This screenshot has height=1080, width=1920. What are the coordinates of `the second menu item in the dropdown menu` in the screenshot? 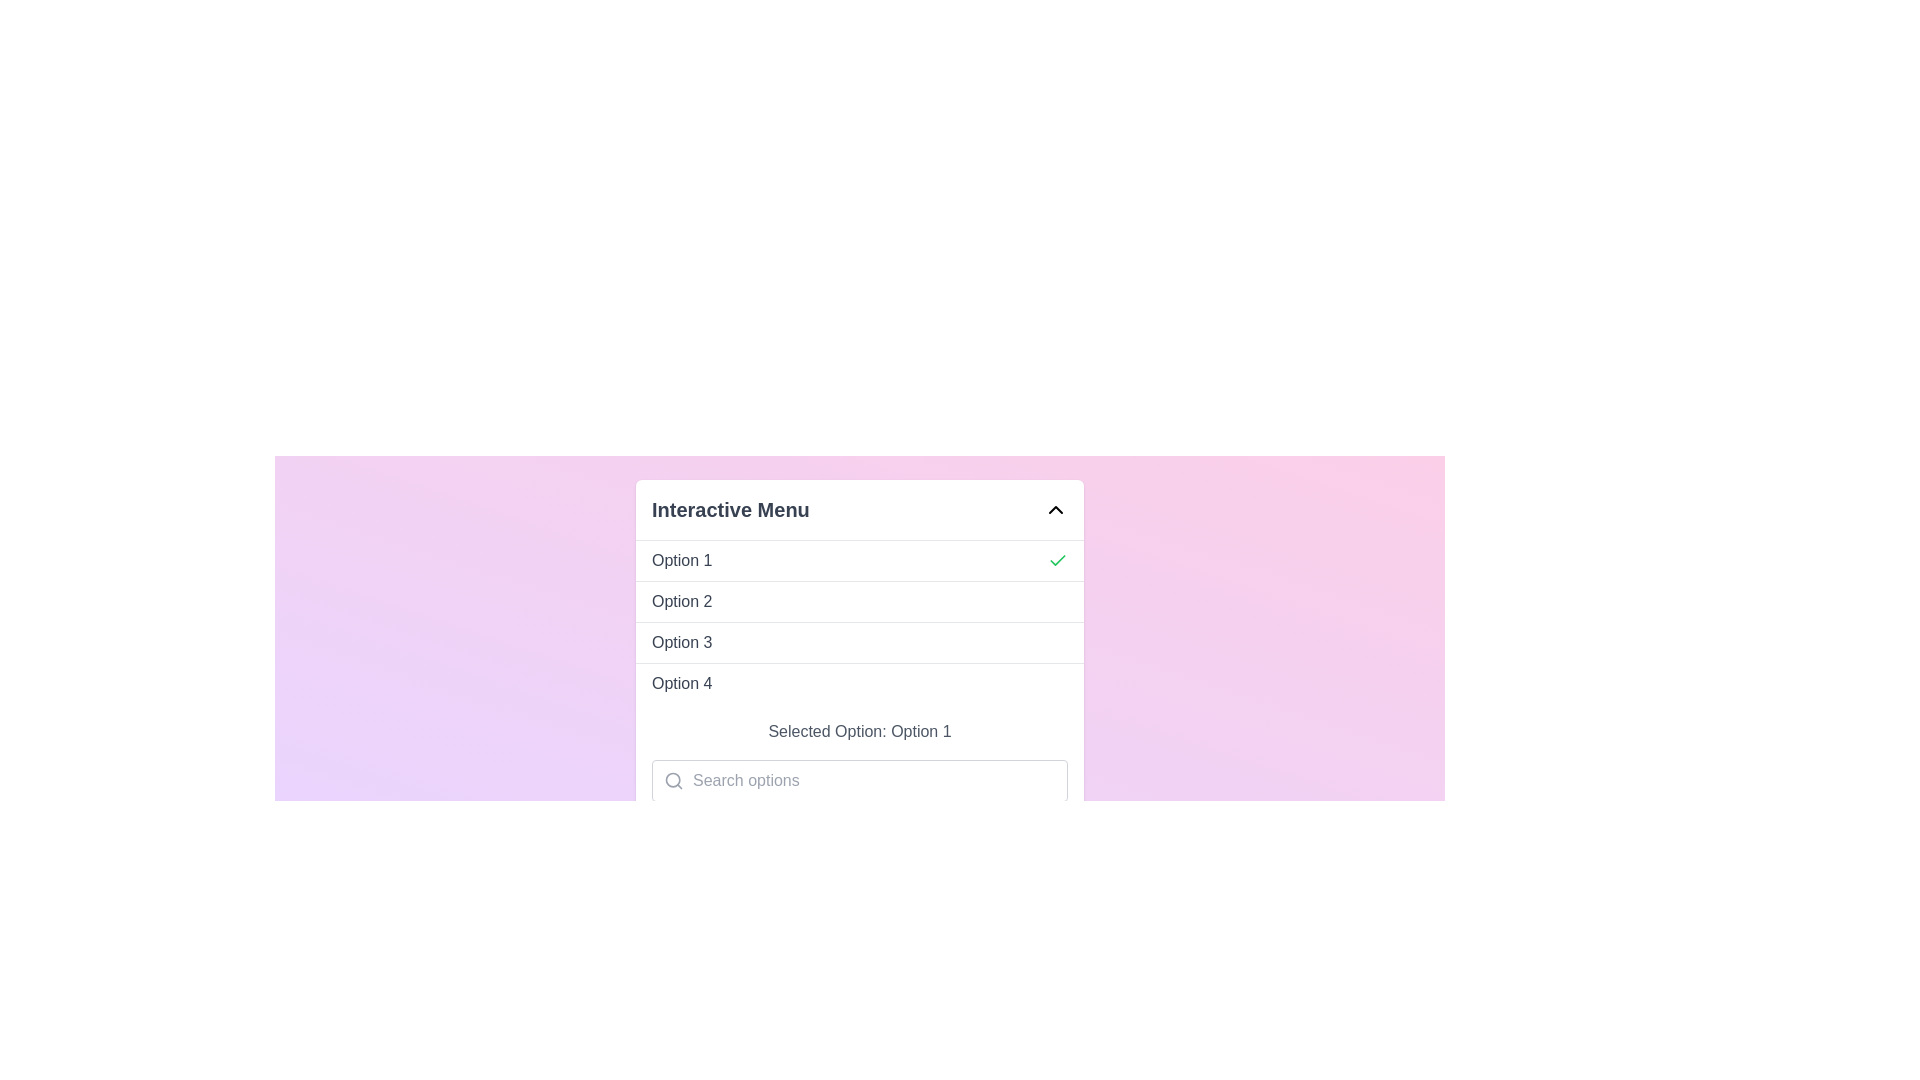 It's located at (859, 600).